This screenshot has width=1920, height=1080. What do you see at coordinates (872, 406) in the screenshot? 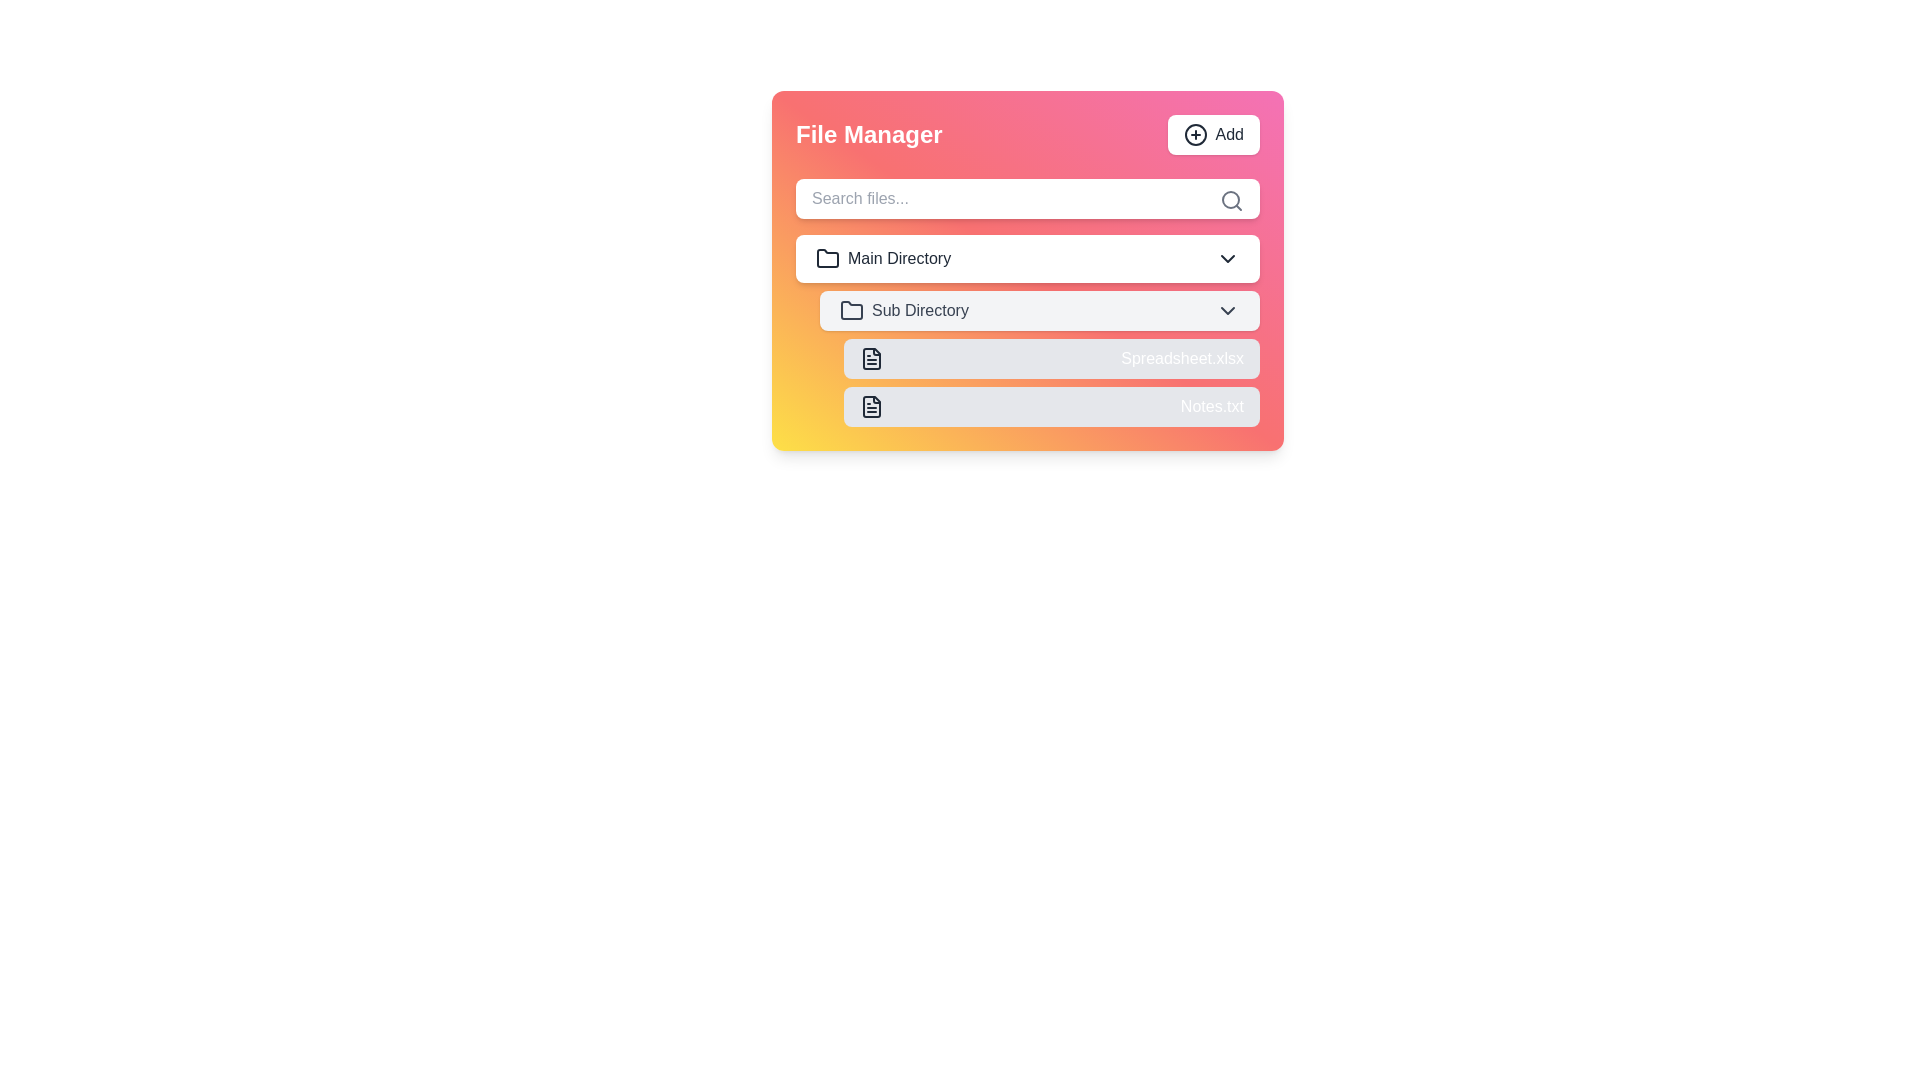
I see `the file document icon representing 'Notes.txt' in the File Manager interface` at bounding box center [872, 406].